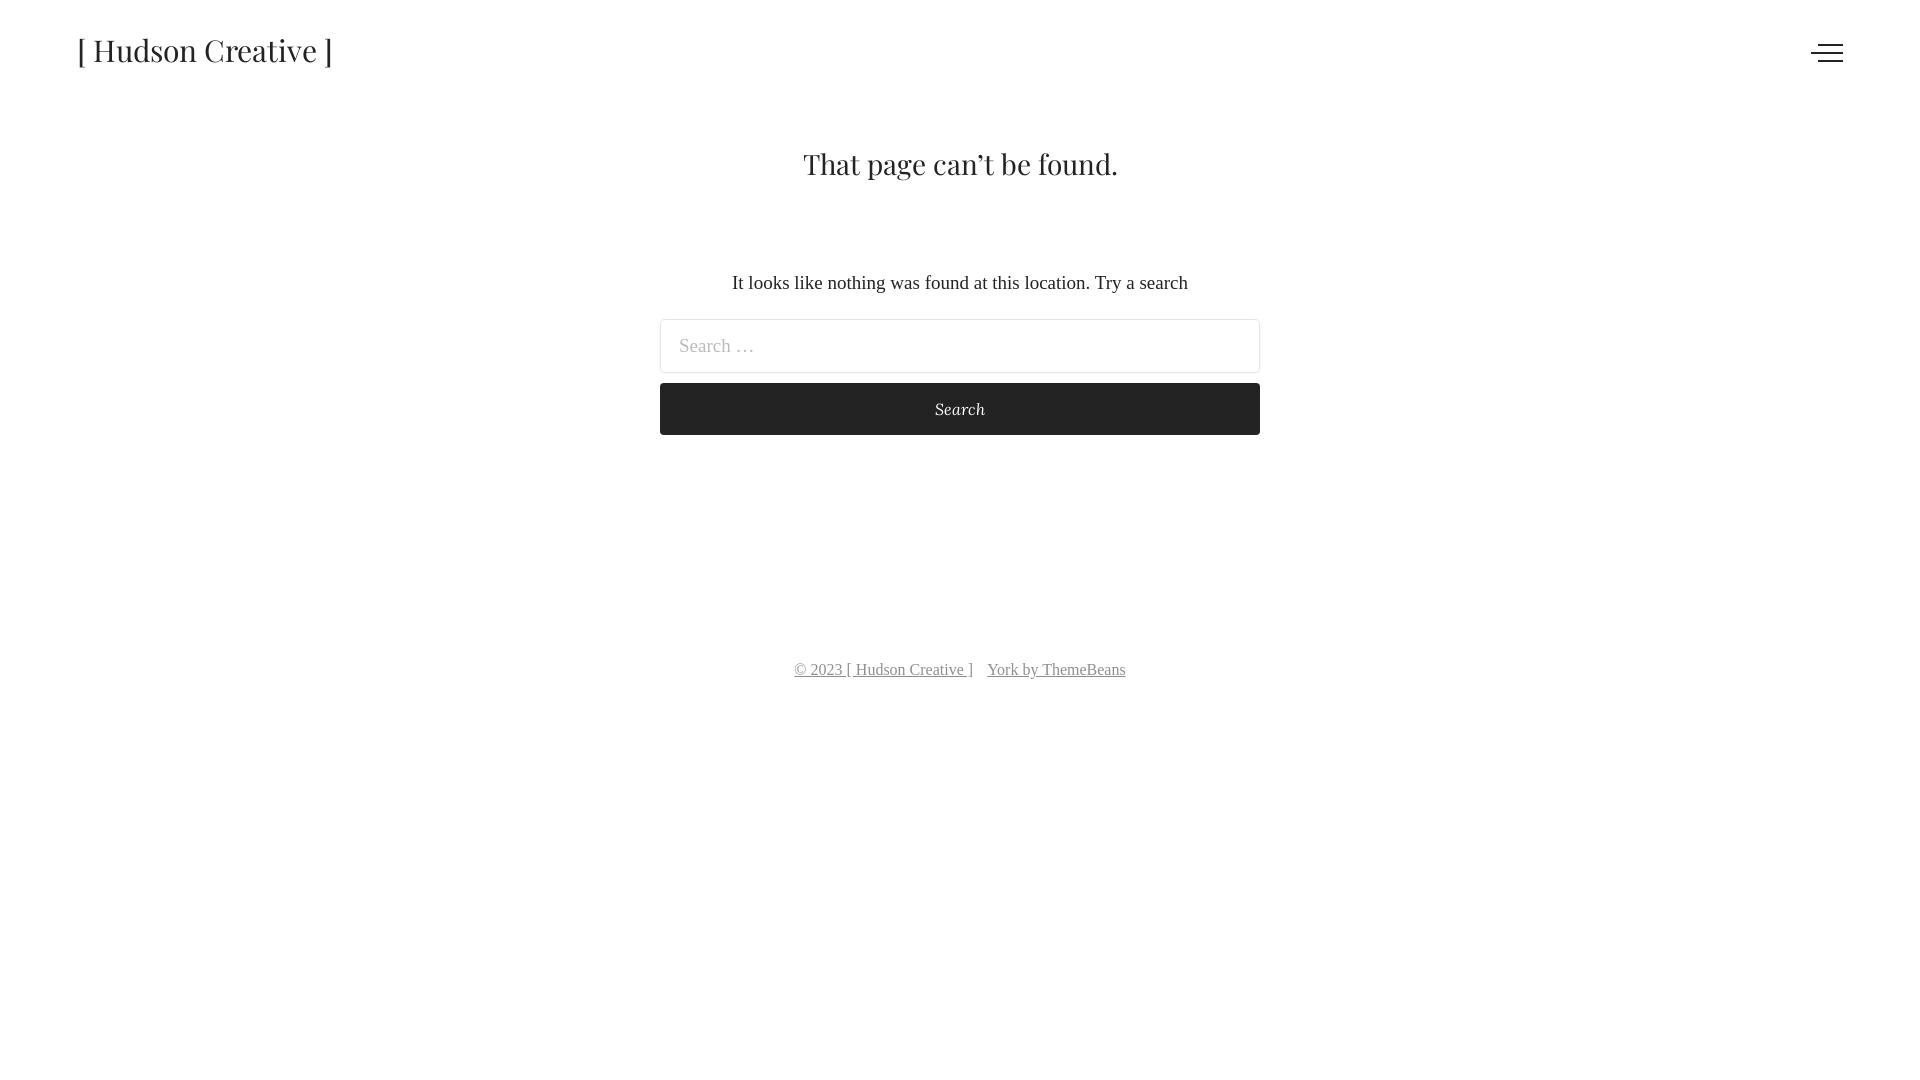  I want to click on 'Search', so click(960, 407).